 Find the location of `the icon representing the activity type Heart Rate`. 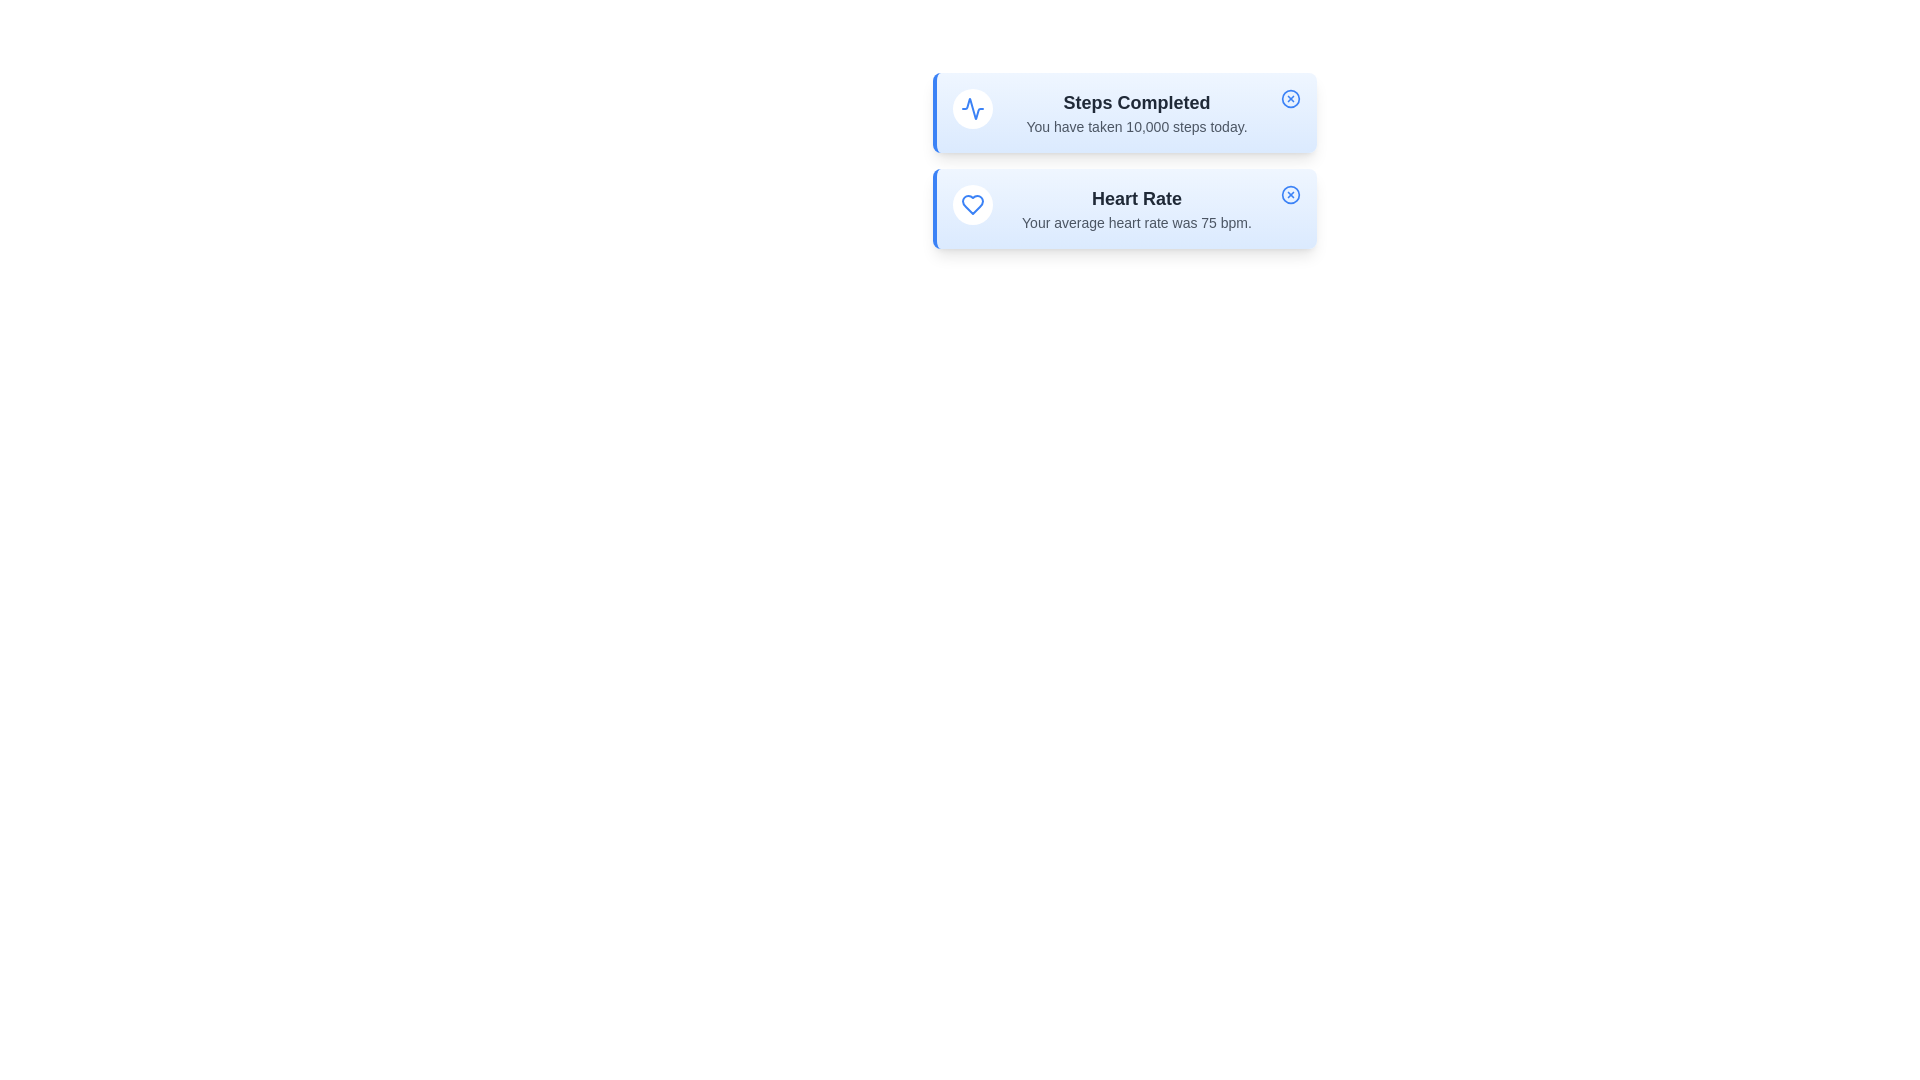

the icon representing the activity type Heart Rate is located at coordinates (973, 204).